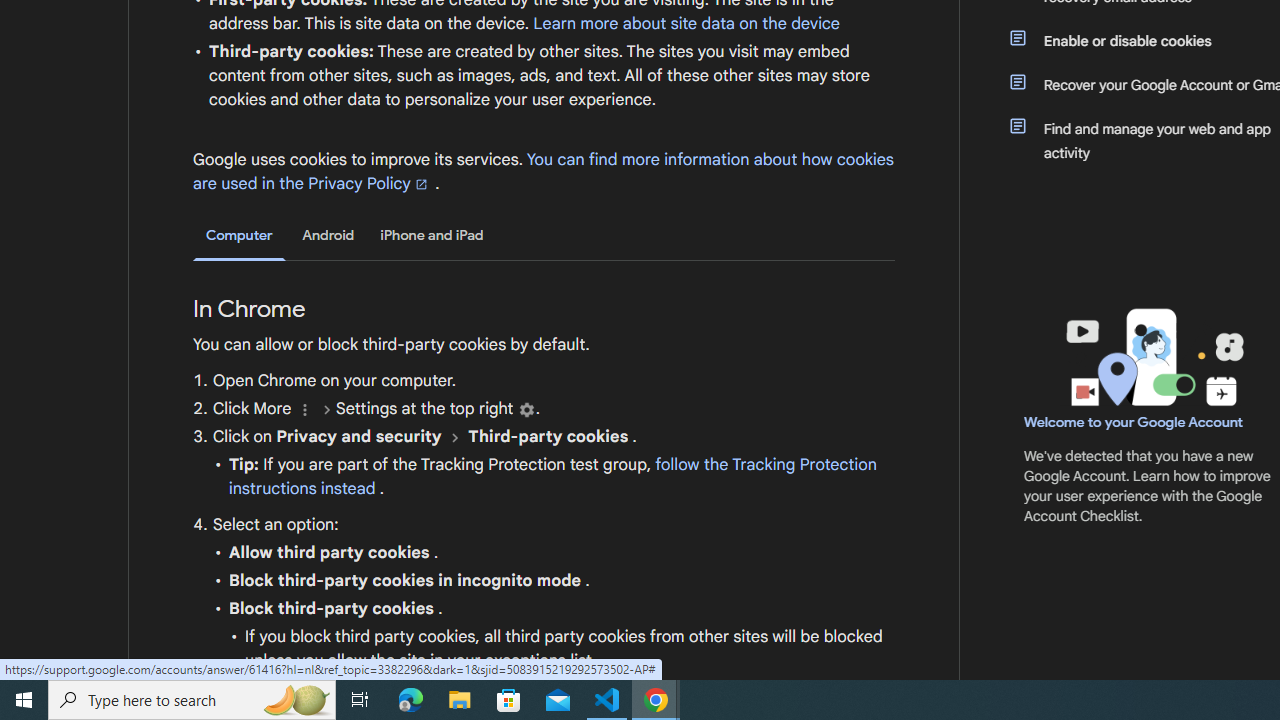  I want to click on 'Learning Center home page image', so click(1152, 356).